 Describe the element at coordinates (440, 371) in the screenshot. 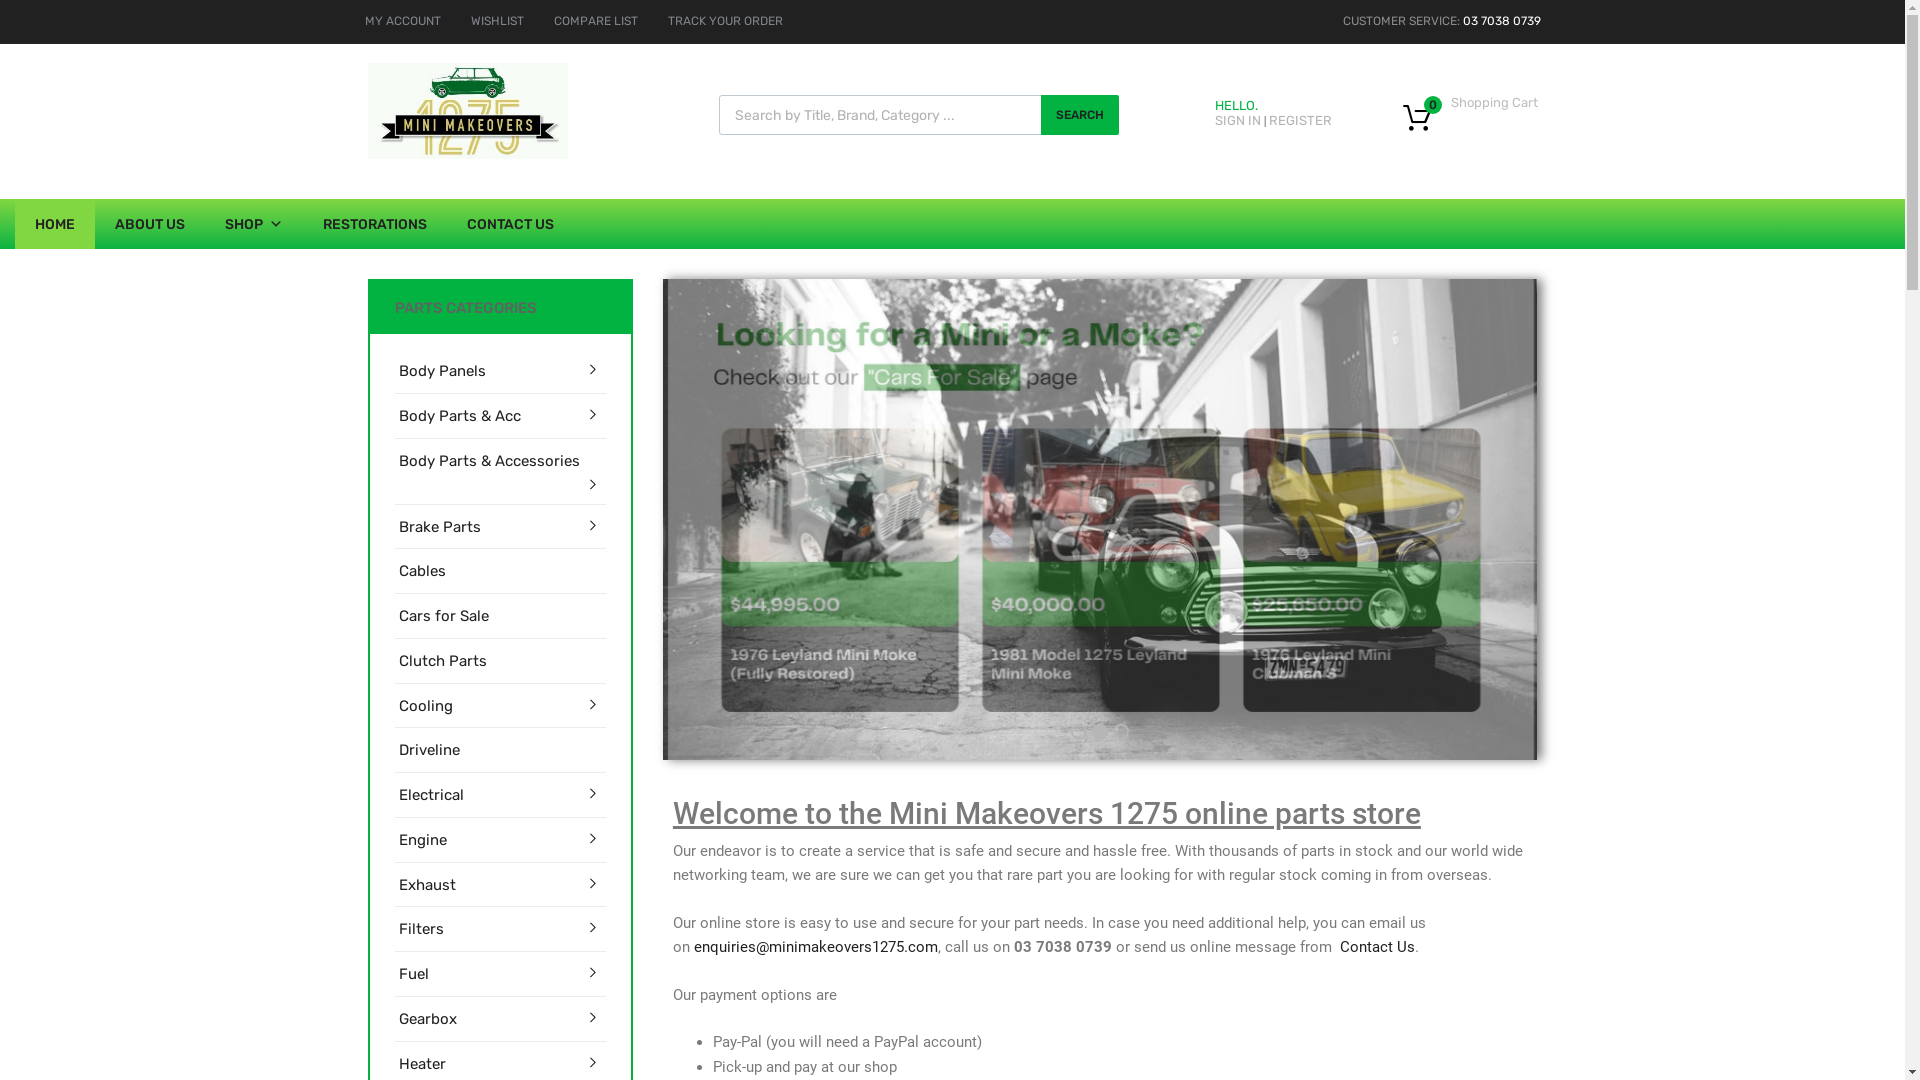

I see `'Body Panels'` at that location.